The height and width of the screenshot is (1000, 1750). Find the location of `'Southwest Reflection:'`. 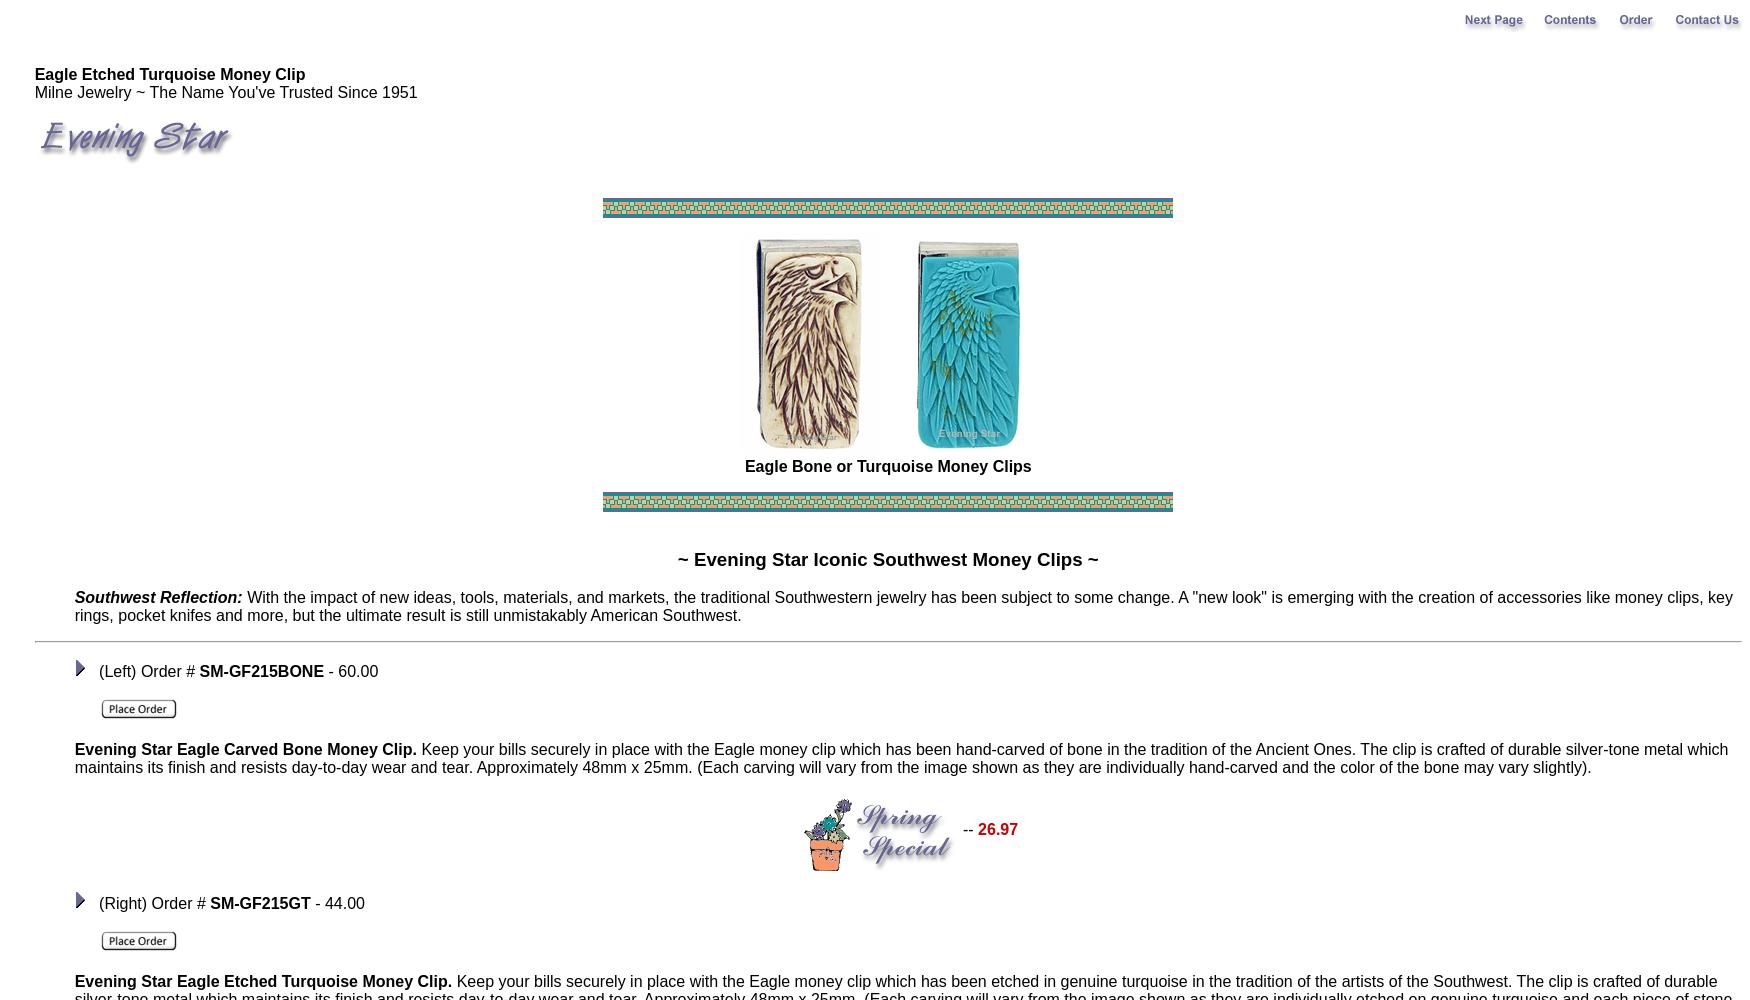

'Southwest Reflection:' is located at coordinates (157, 596).